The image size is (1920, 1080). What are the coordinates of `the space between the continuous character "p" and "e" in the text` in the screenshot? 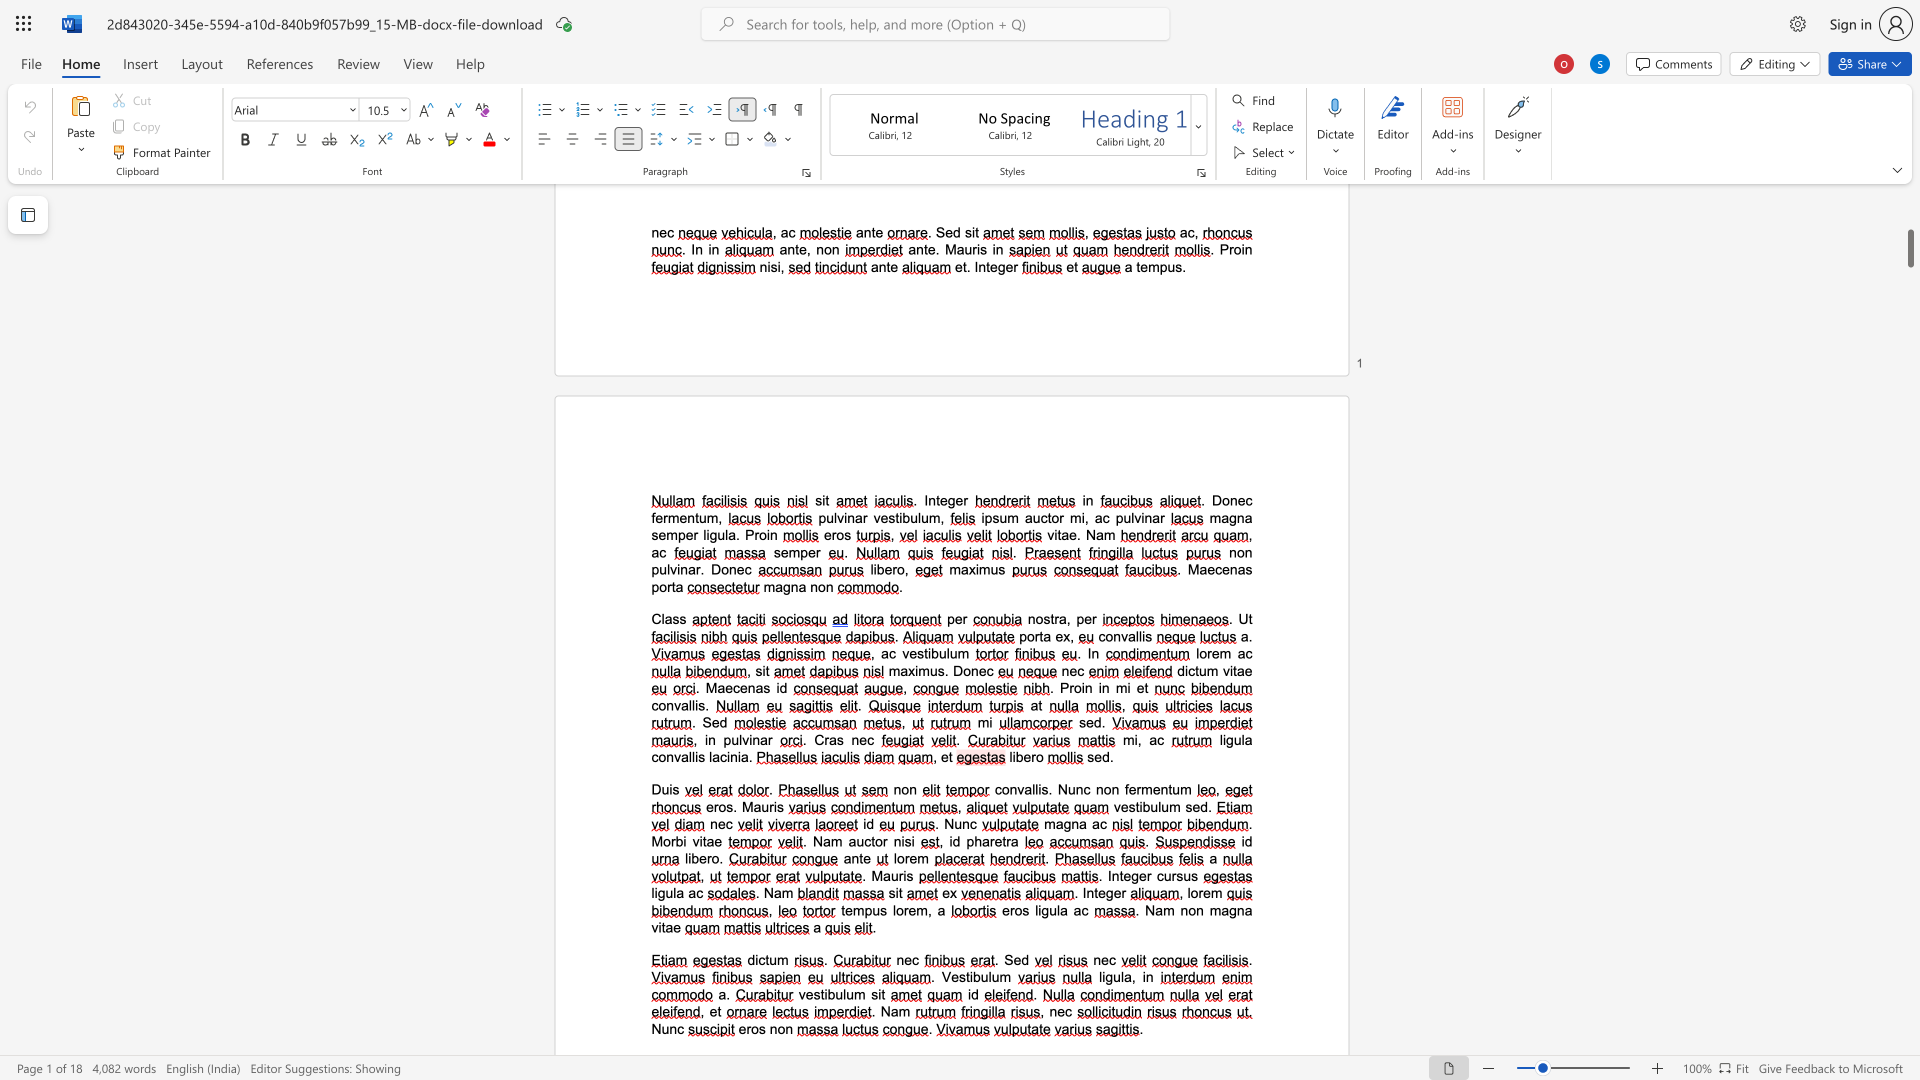 It's located at (1083, 618).